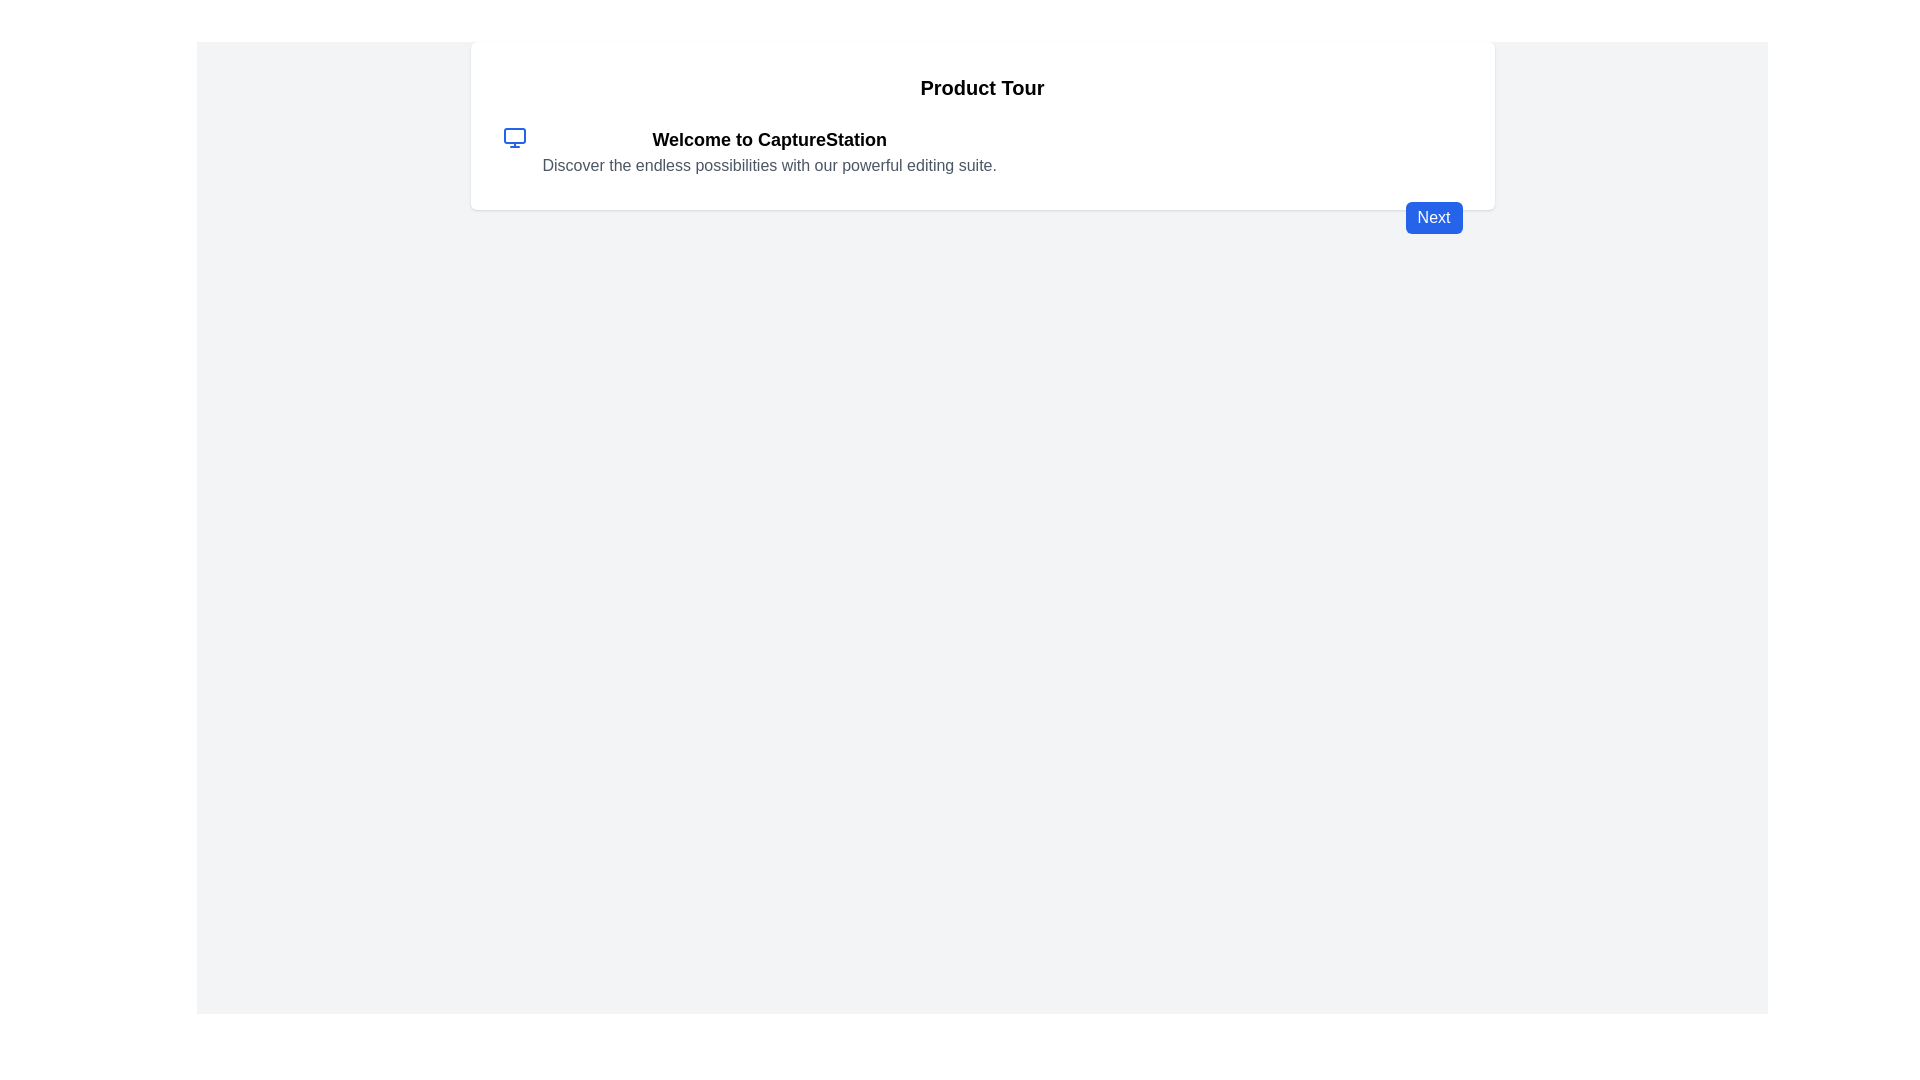 Image resolution: width=1920 pixels, height=1080 pixels. I want to click on centered text block that displays 'Product Tour', which is styled in bold, large font at the top of the white card layout, so click(982, 87).